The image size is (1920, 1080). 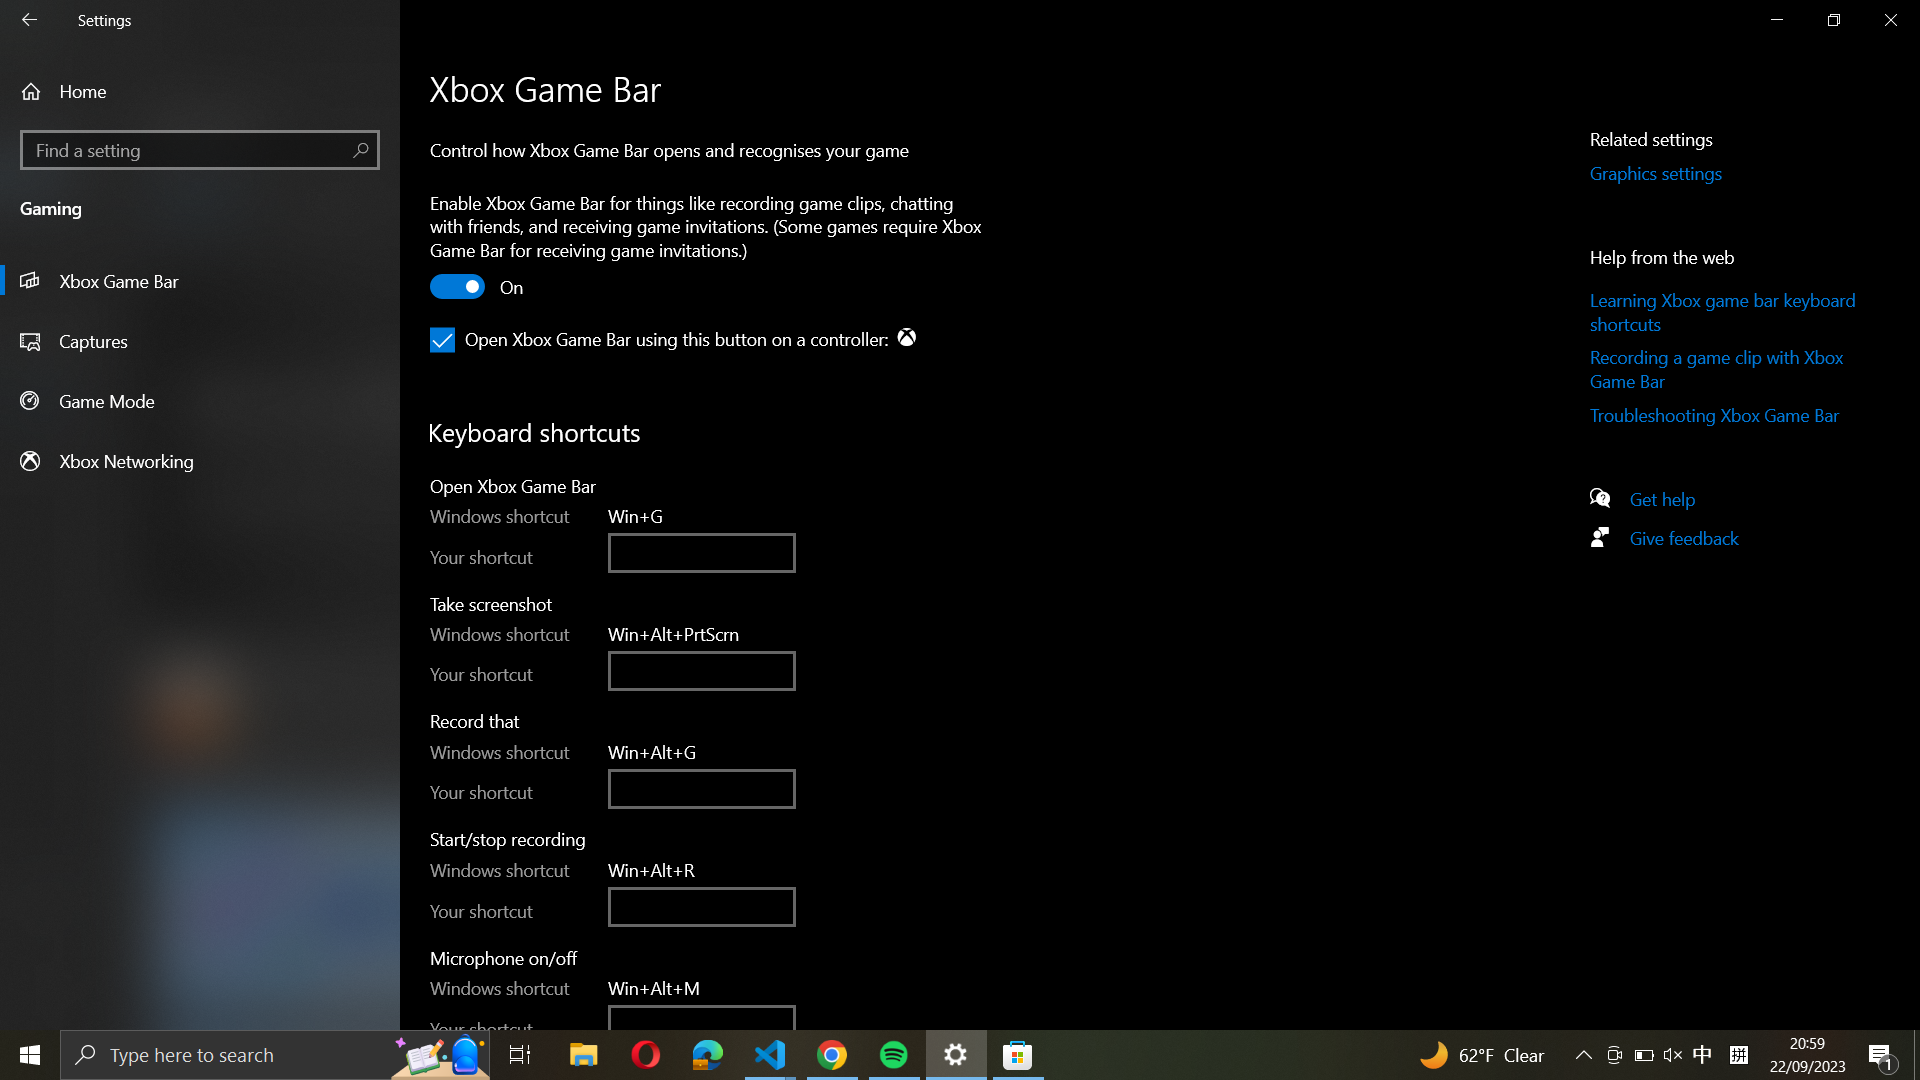 I want to click on the house icon to open the Home page within settings, so click(x=200, y=91).